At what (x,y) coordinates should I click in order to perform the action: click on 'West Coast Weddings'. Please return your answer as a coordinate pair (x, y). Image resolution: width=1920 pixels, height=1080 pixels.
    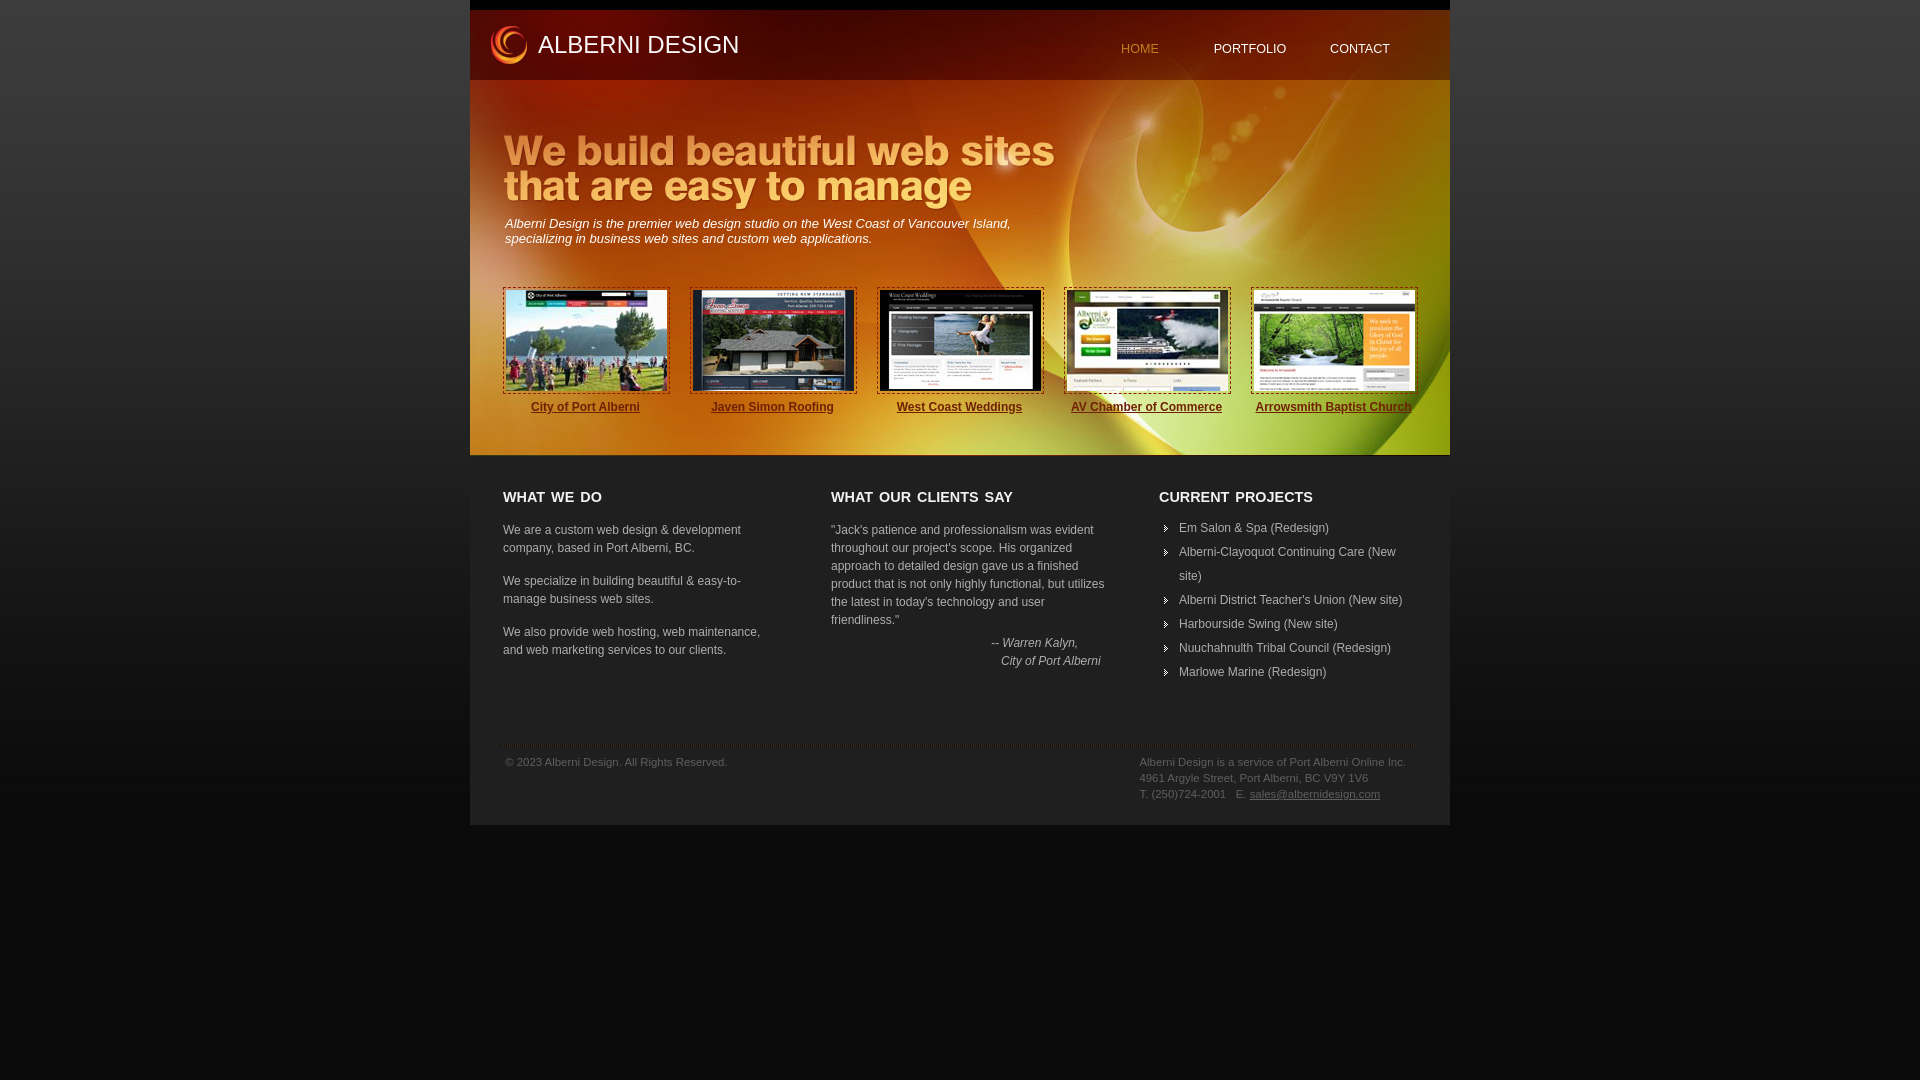
    Looking at the image, I should click on (960, 406).